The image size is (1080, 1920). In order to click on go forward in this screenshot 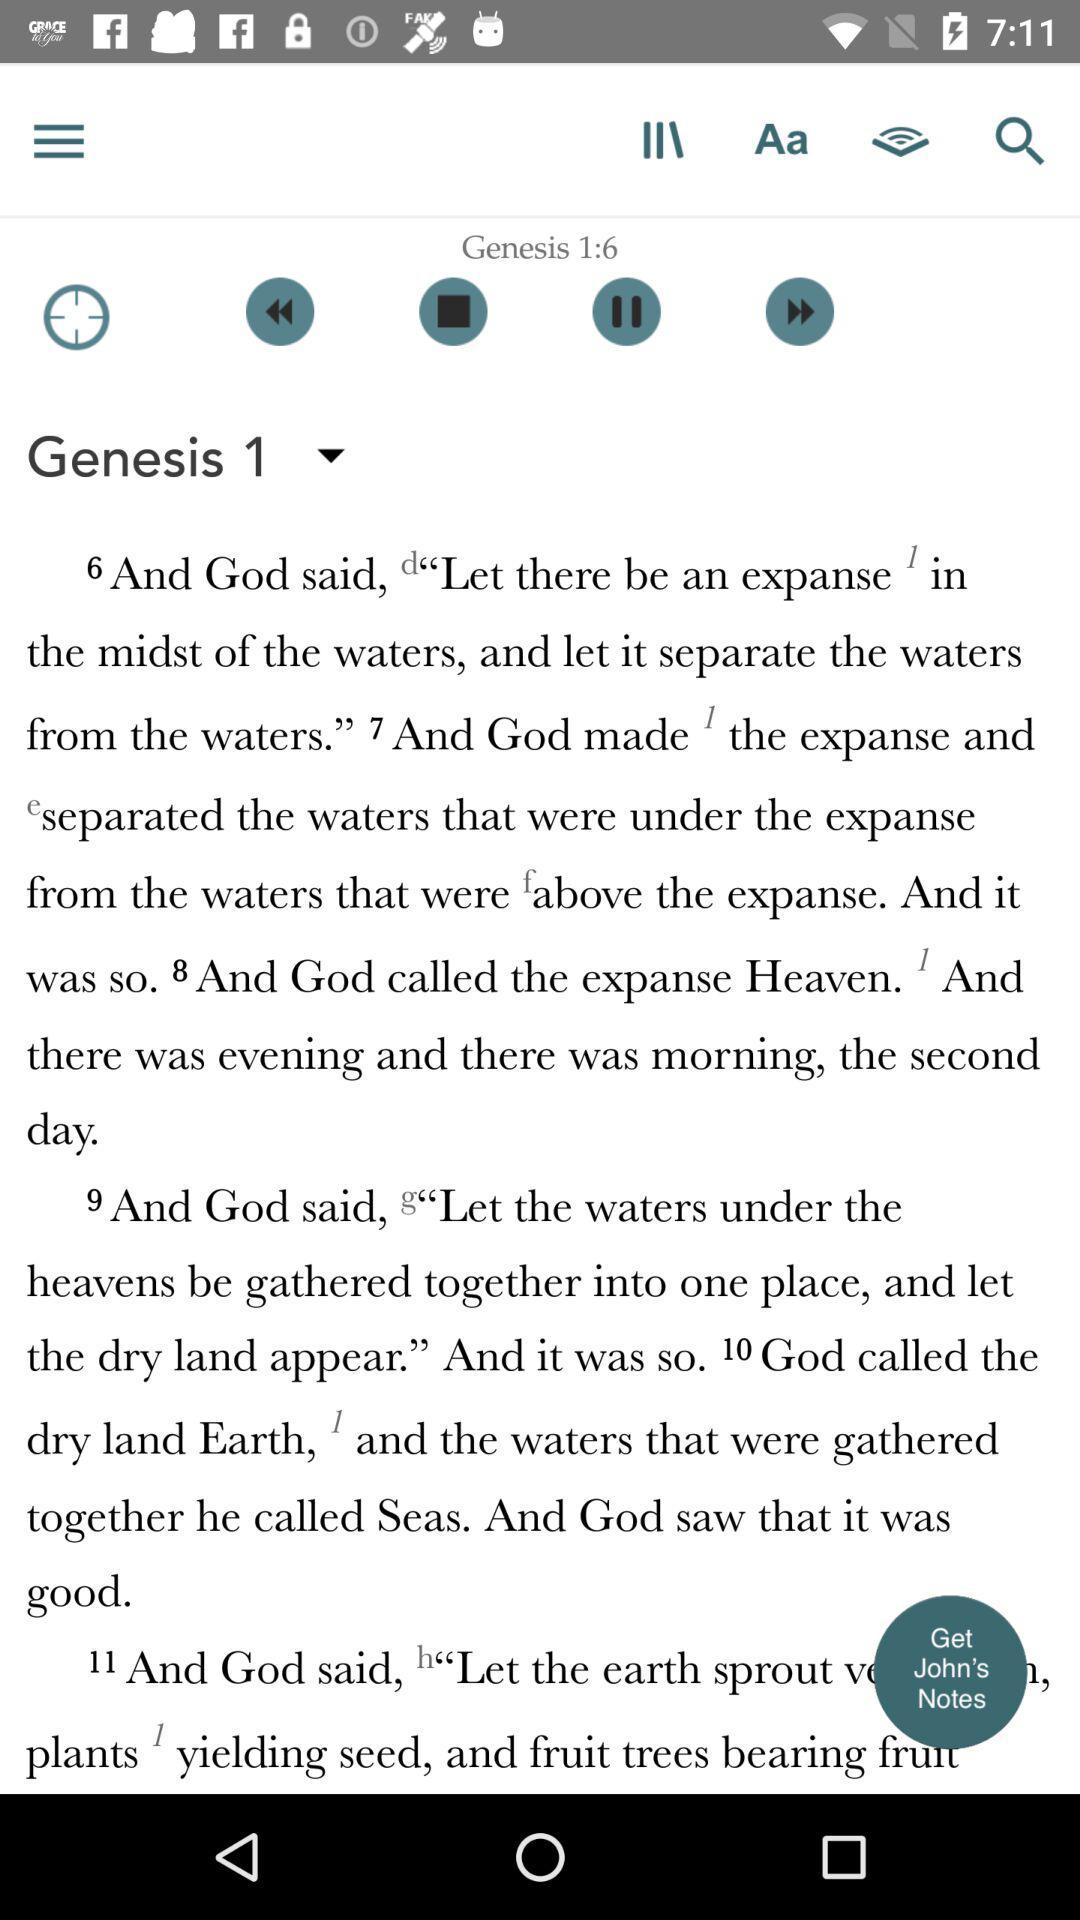, I will do `click(798, 310)`.